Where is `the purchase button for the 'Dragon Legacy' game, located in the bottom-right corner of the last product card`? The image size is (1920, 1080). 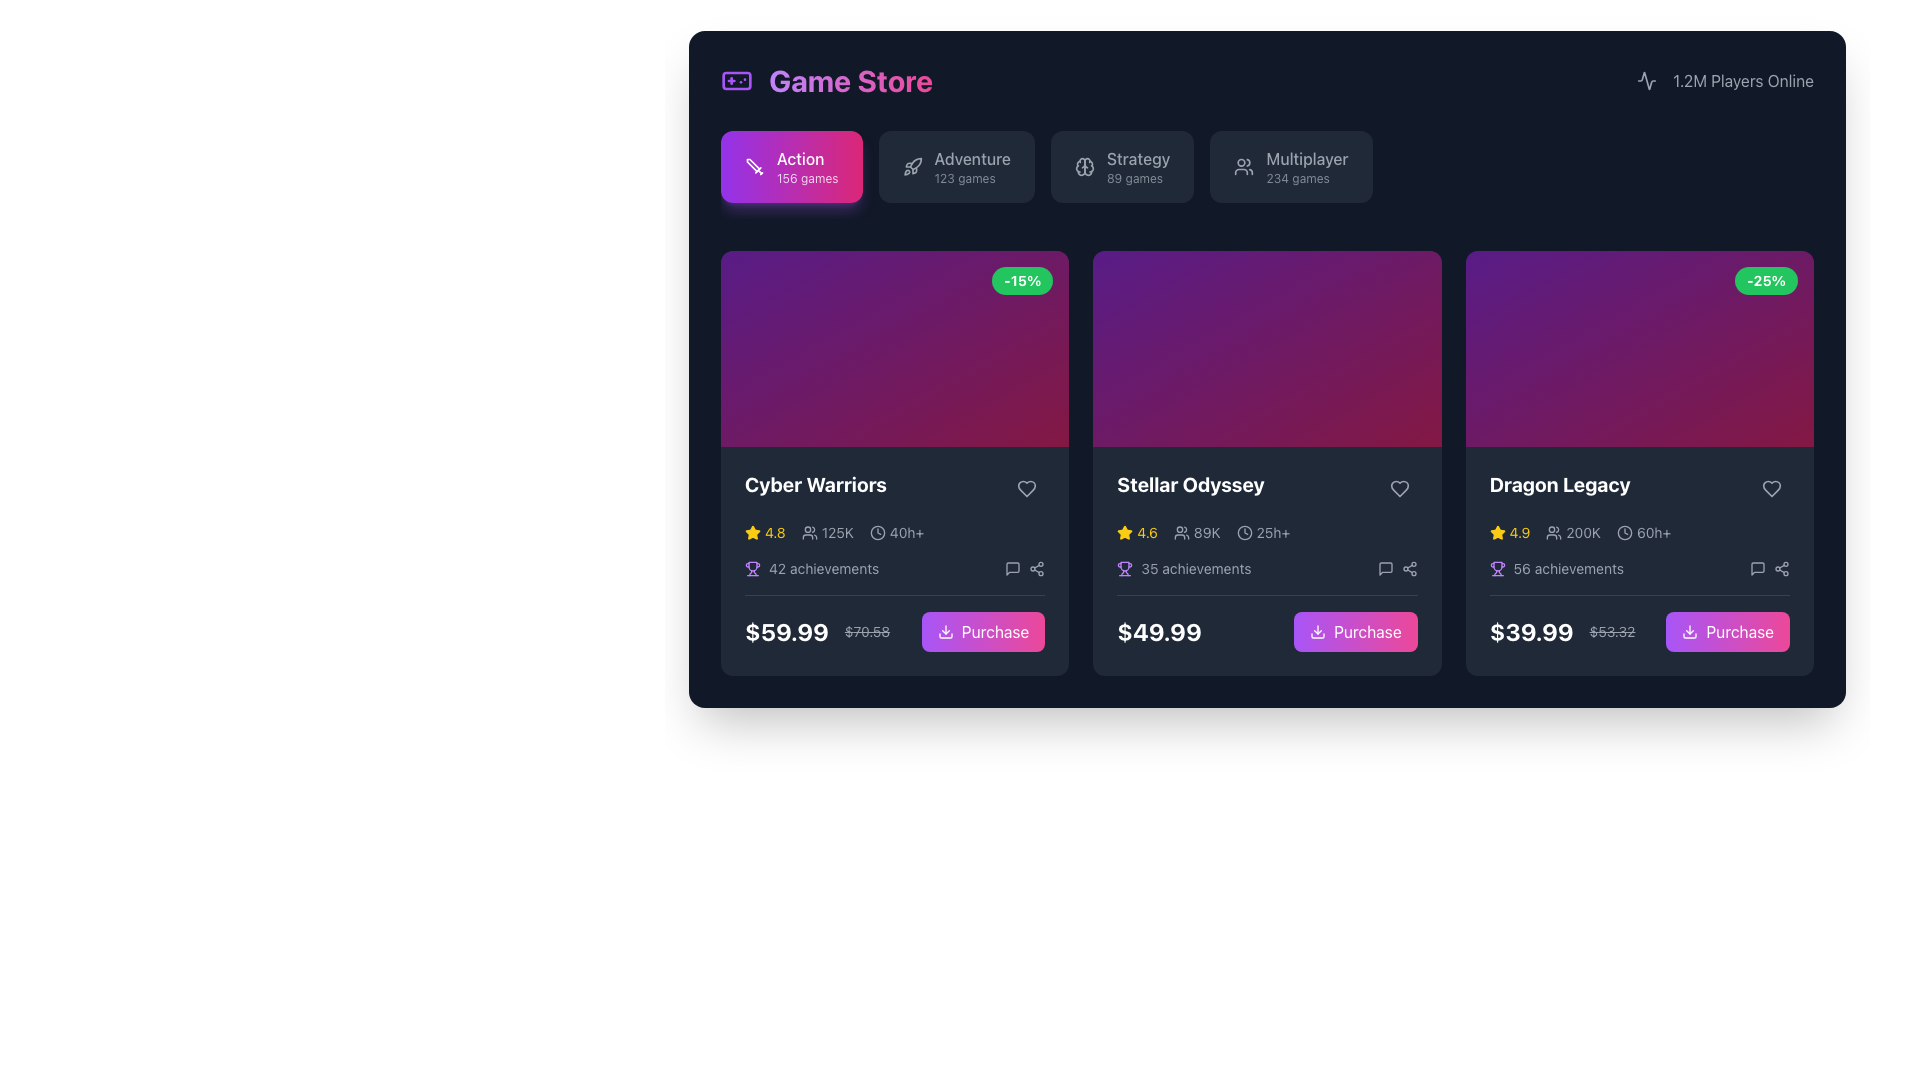
the purchase button for the 'Dragon Legacy' game, located in the bottom-right corner of the last product card is located at coordinates (1727, 631).